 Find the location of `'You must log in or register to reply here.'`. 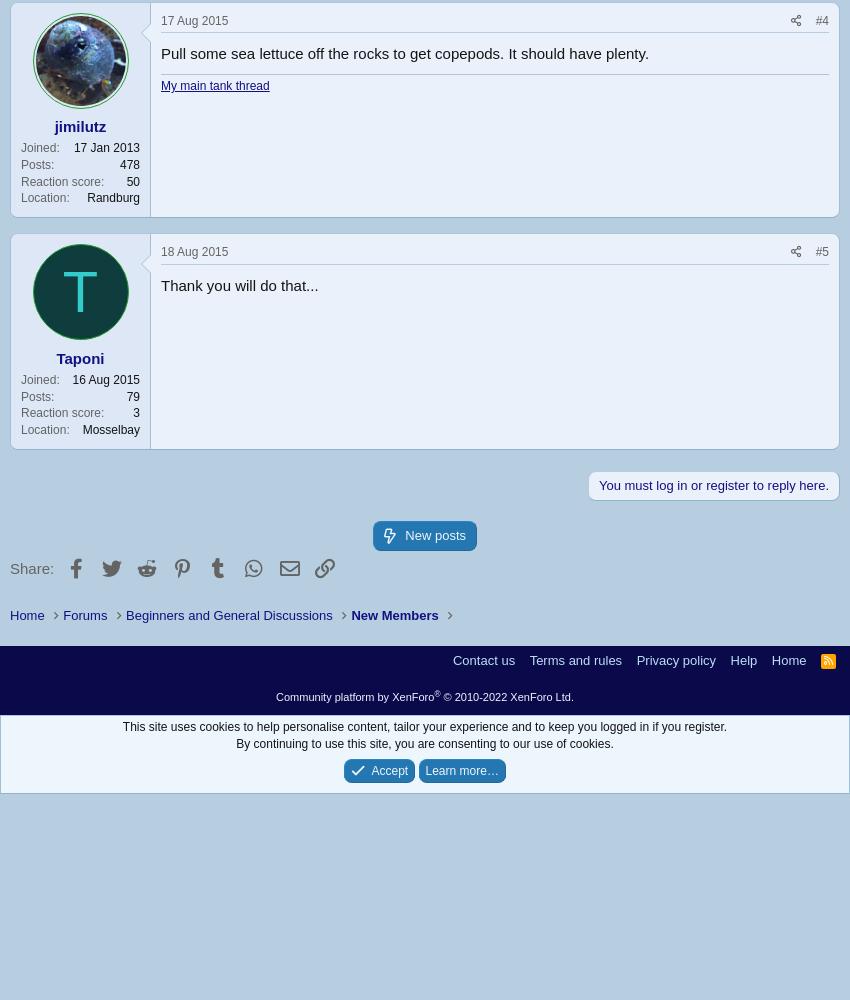

'You must log in or register to reply here.' is located at coordinates (712, 483).